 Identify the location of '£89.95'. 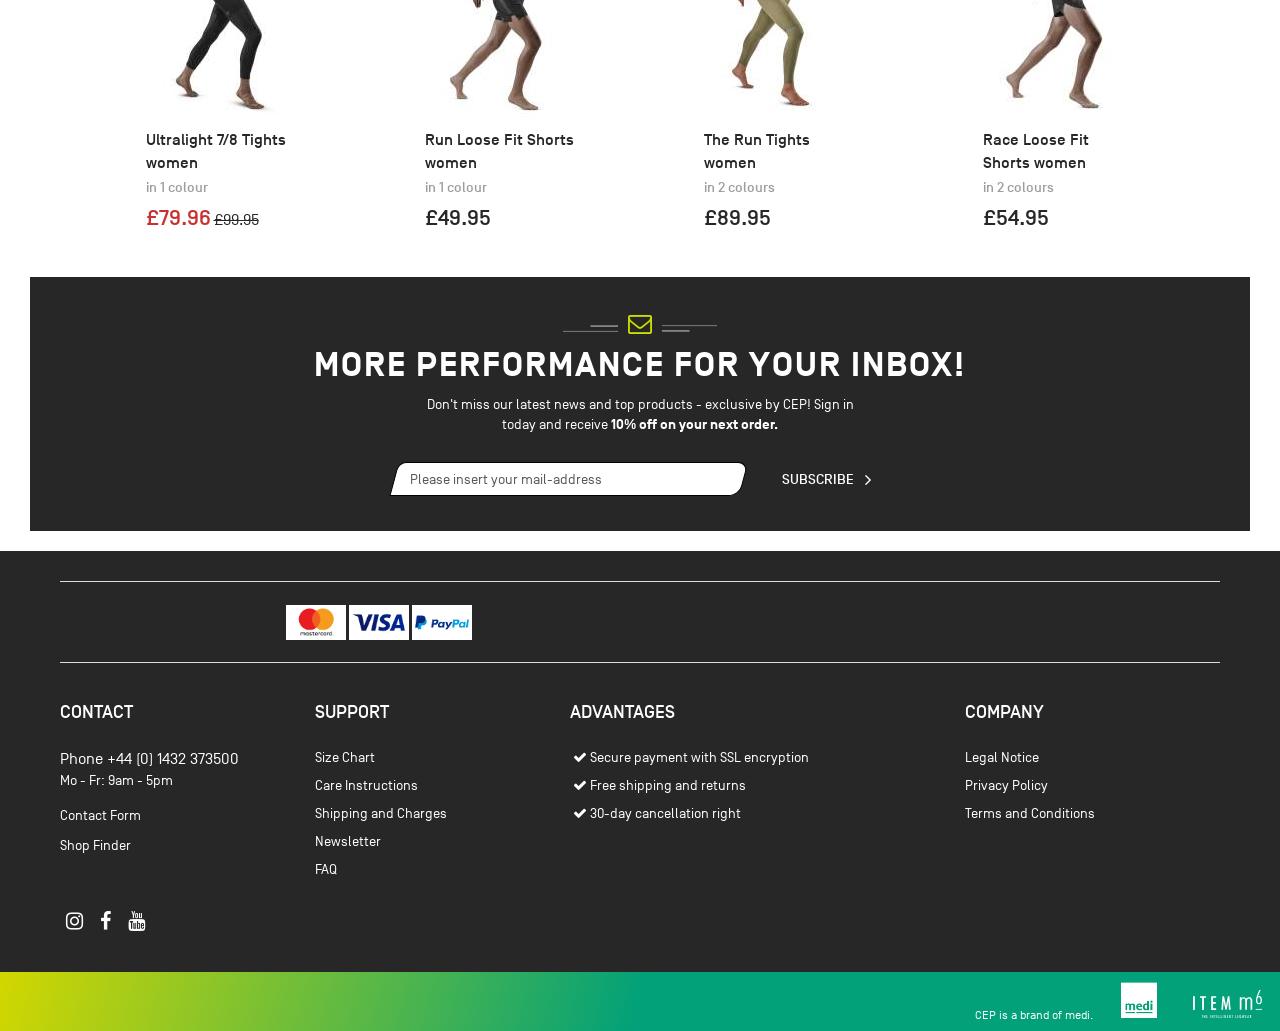
(735, 323).